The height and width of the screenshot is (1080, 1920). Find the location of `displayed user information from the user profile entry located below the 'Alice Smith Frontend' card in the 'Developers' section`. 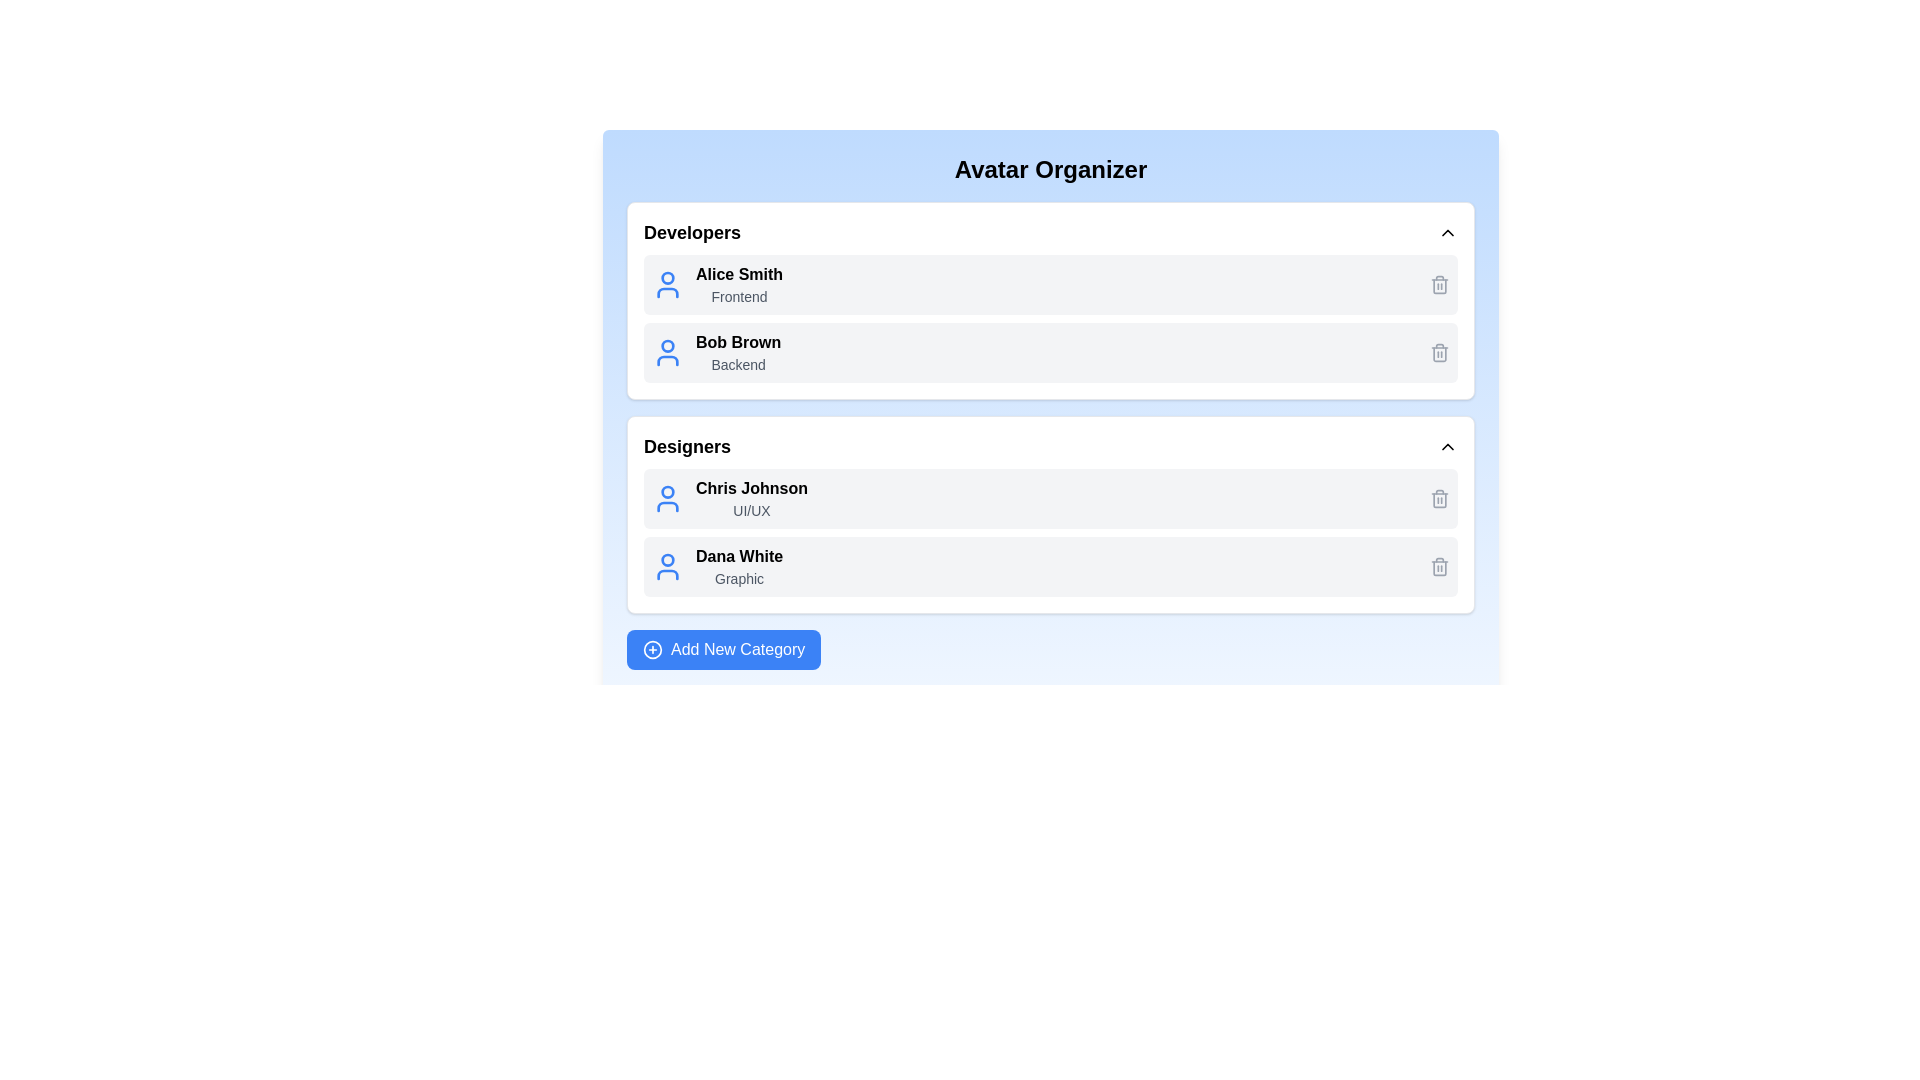

displayed user information from the user profile entry located below the 'Alice Smith Frontend' card in the 'Developers' section is located at coordinates (1050, 352).